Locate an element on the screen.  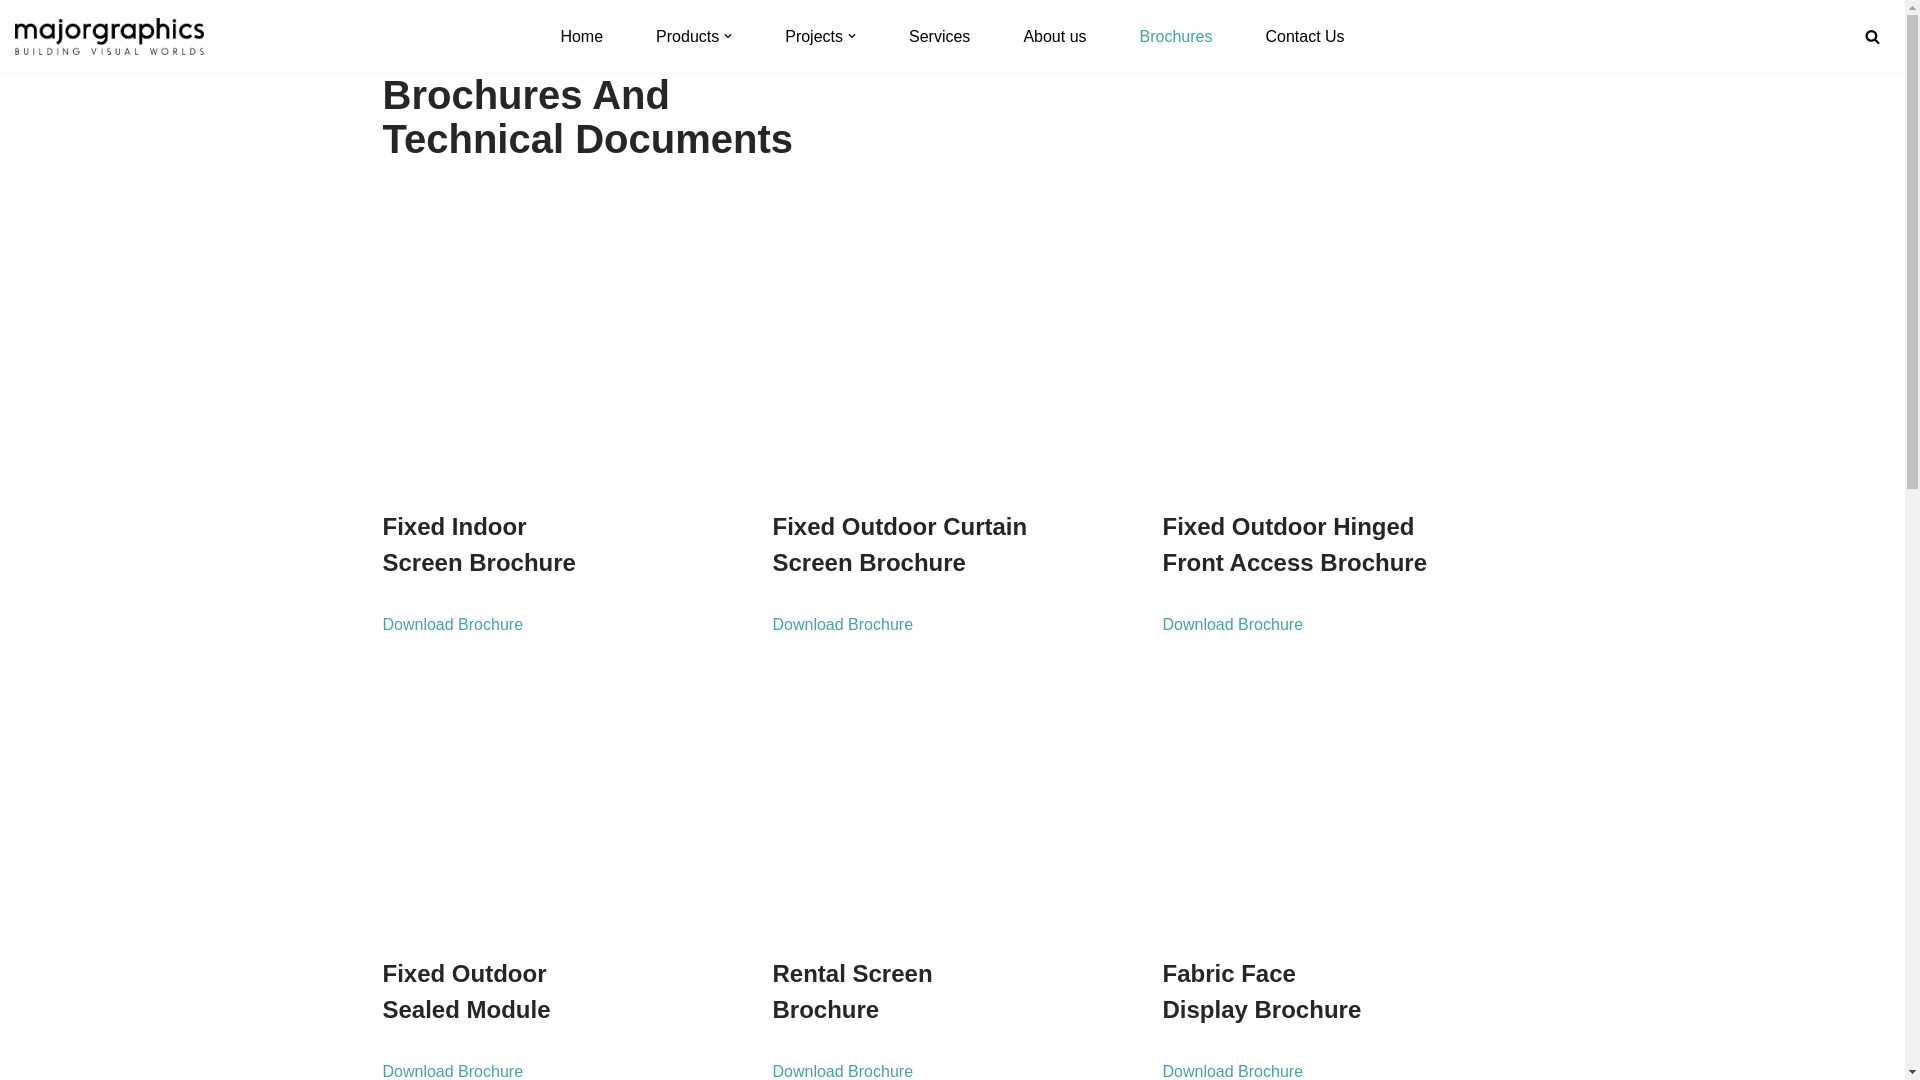
'Home' is located at coordinates (560, 36).